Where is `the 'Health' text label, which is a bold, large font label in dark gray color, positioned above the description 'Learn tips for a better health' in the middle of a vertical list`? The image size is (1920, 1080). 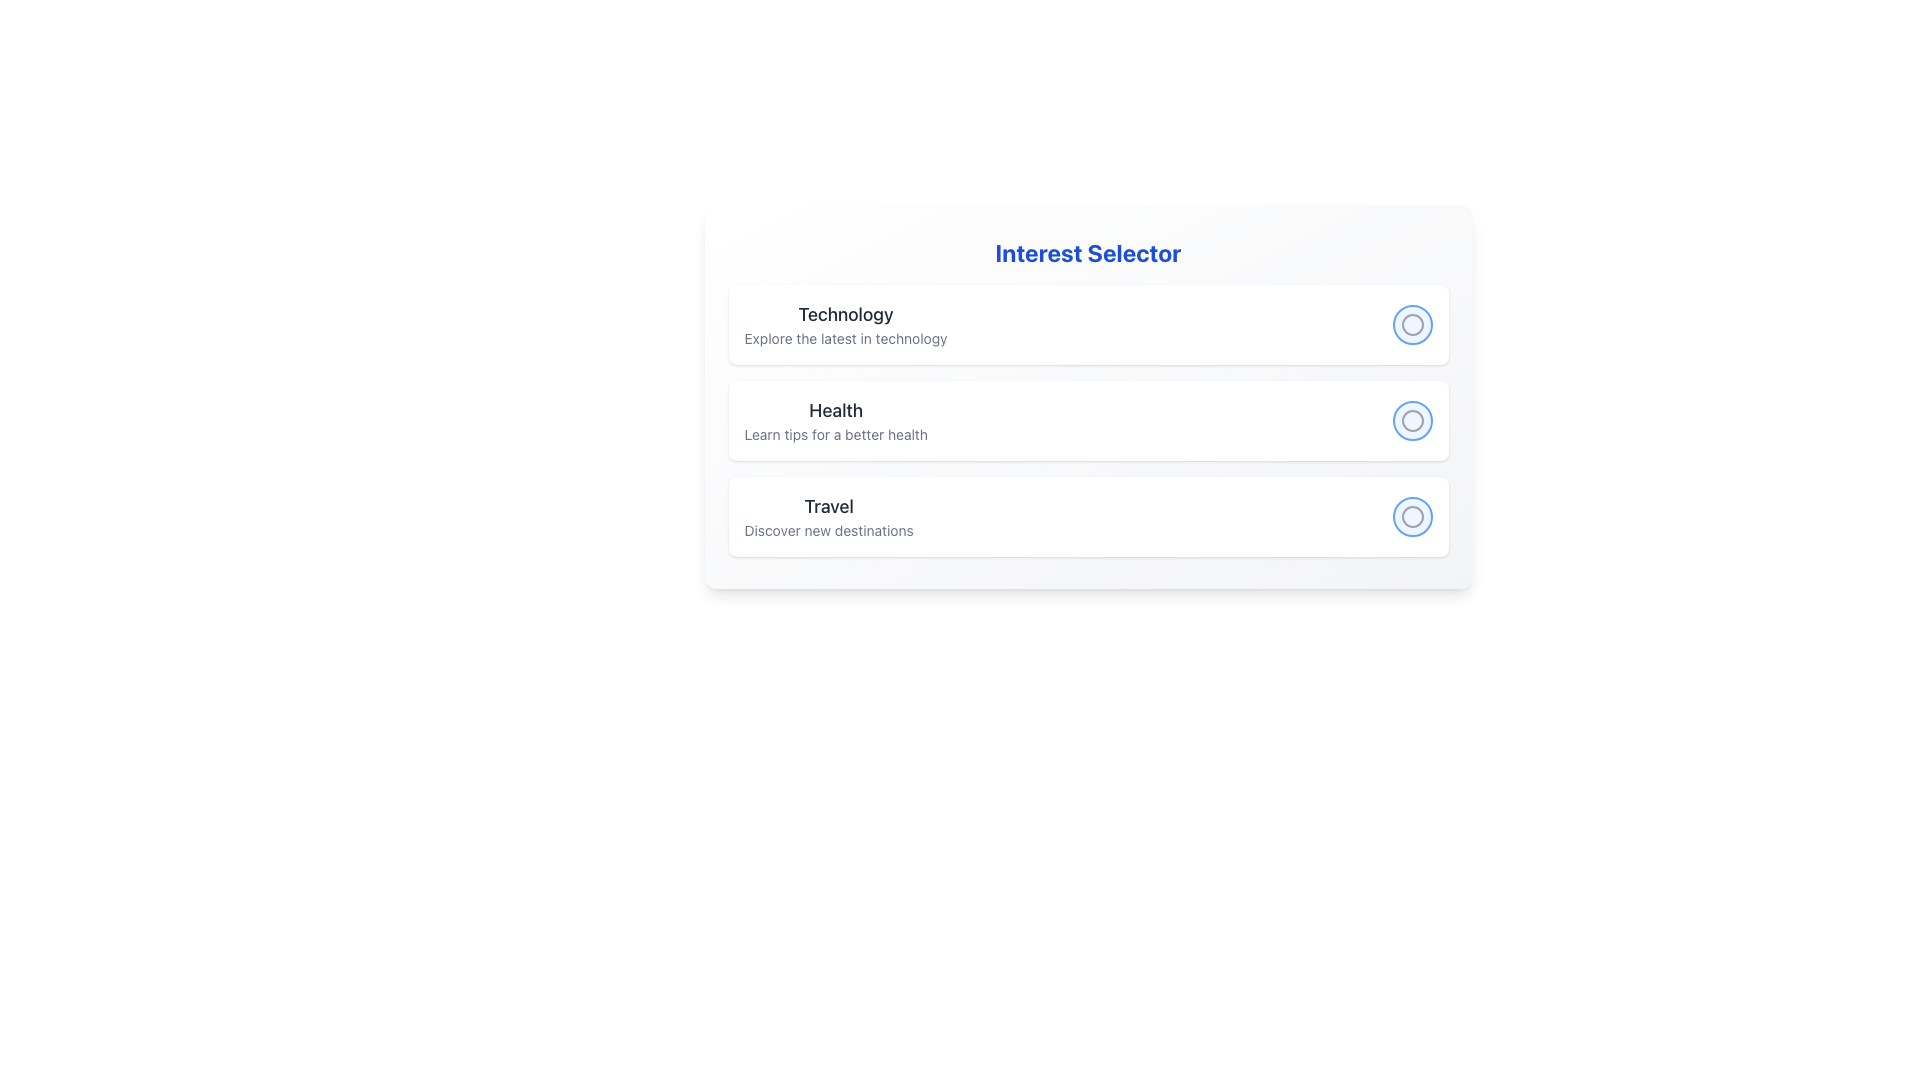 the 'Health' text label, which is a bold, large font label in dark gray color, positioned above the description 'Learn tips for a better health' in the middle of a vertical list is located at coordinates (835, 410).